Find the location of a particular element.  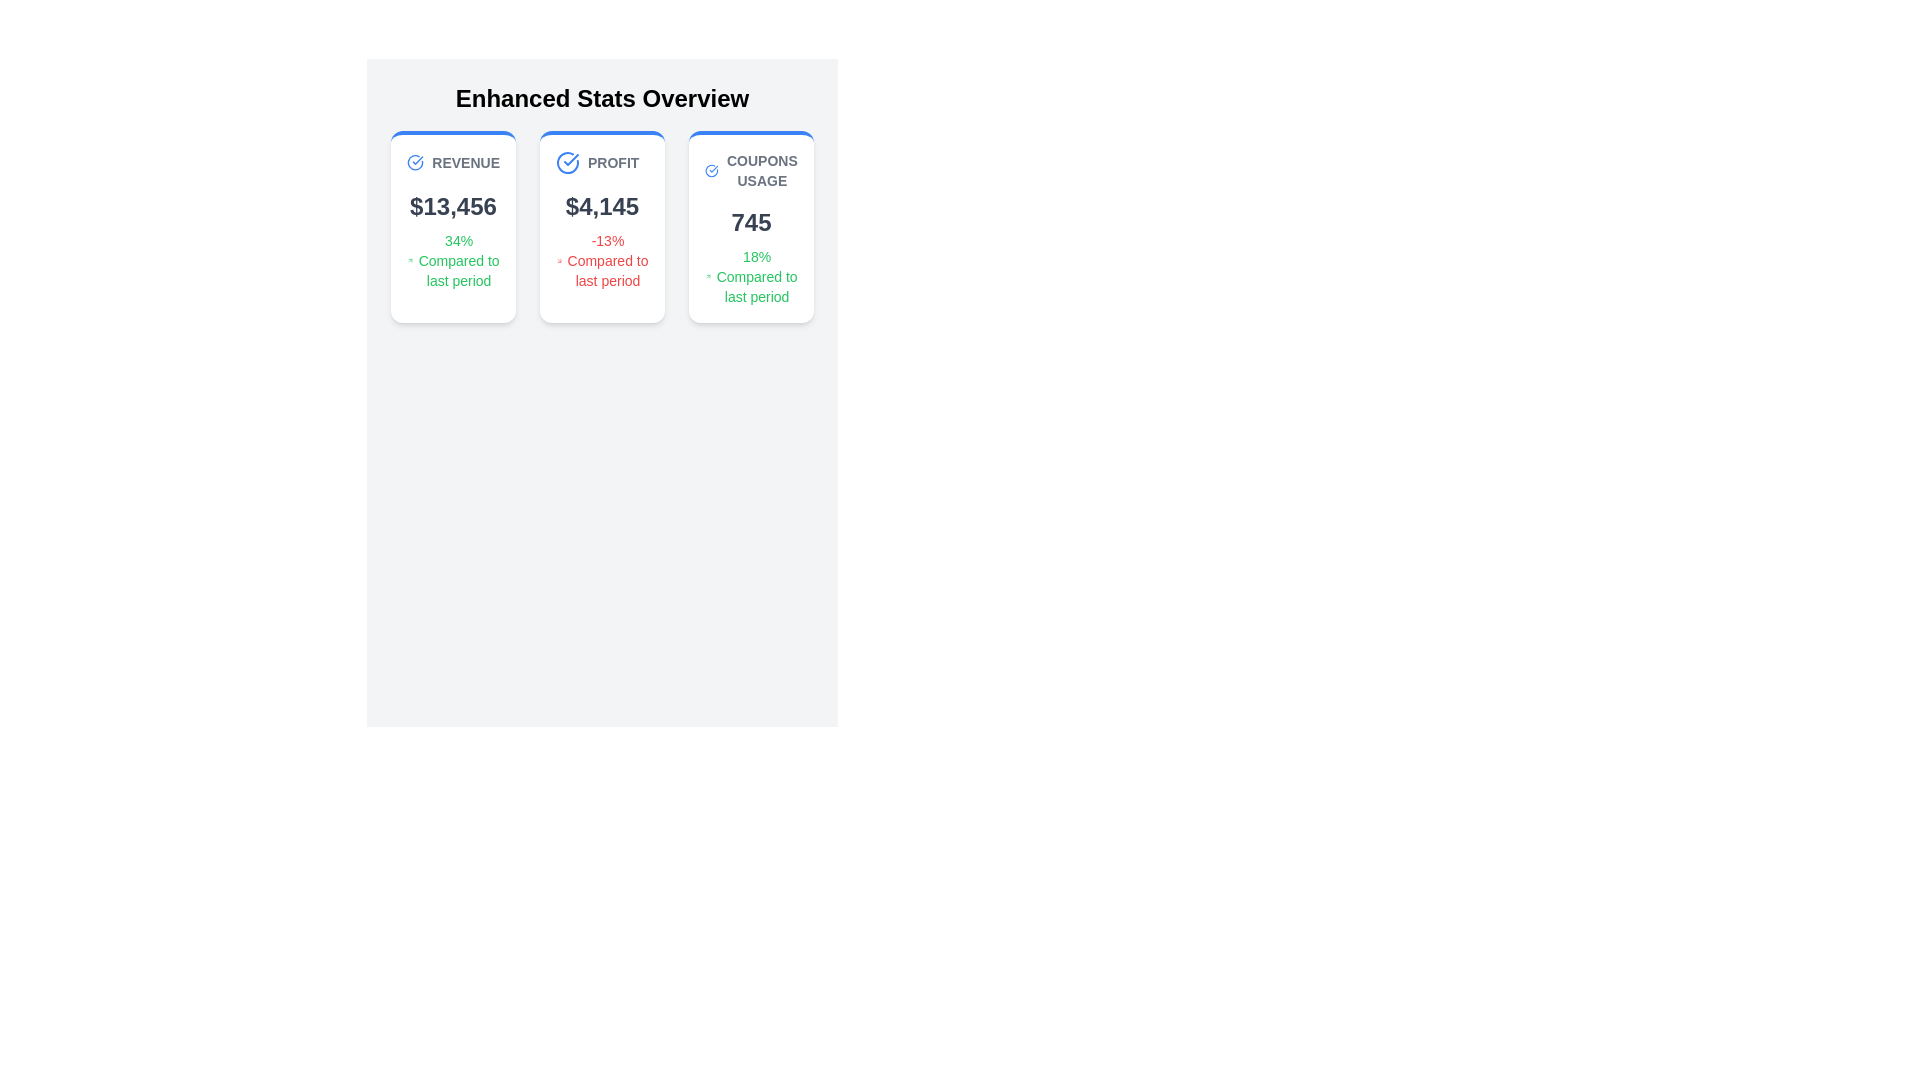

the large bold dark gray text displaying the statistical value '$4,145' located in the center of the 'PROFIT' card in the 'Enhanced Stats Overview' section is located at coordinates (601, 207).